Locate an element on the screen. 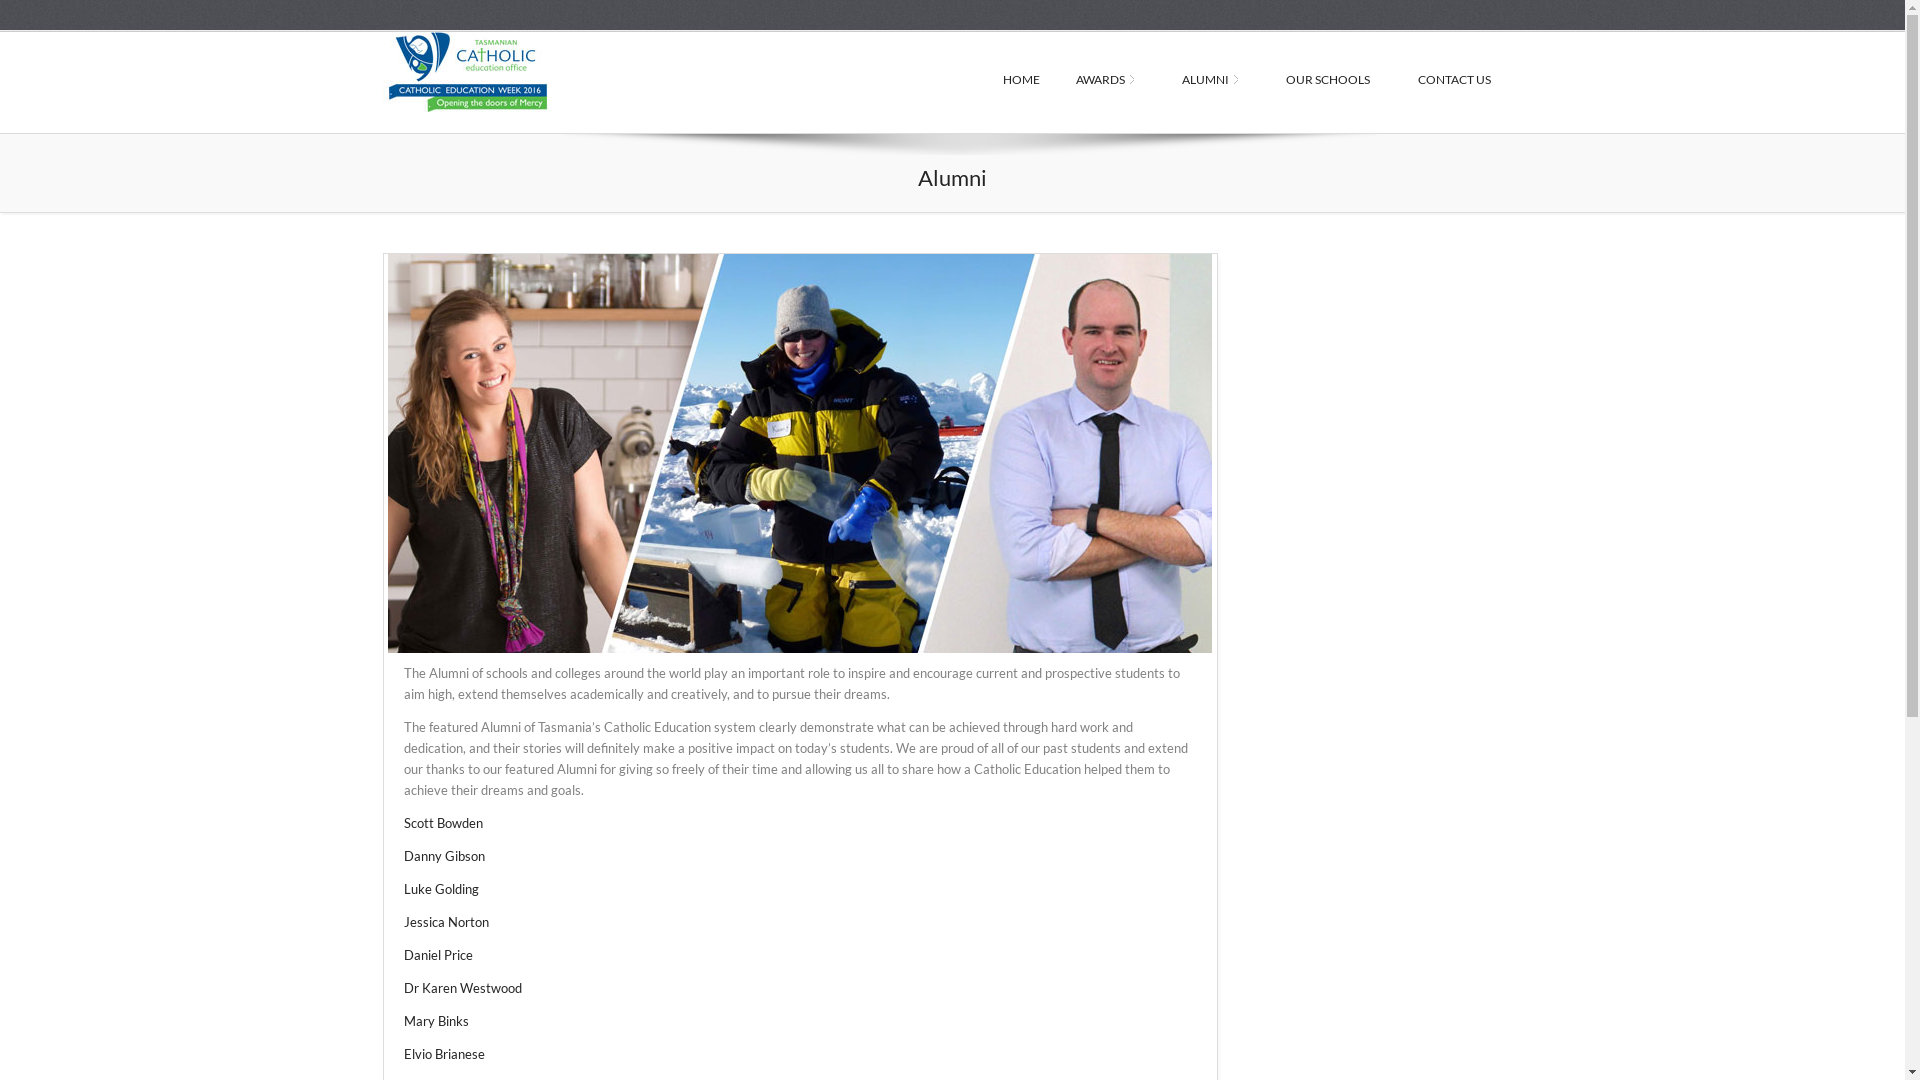  'HOME' is located at coordinates (983, 80).